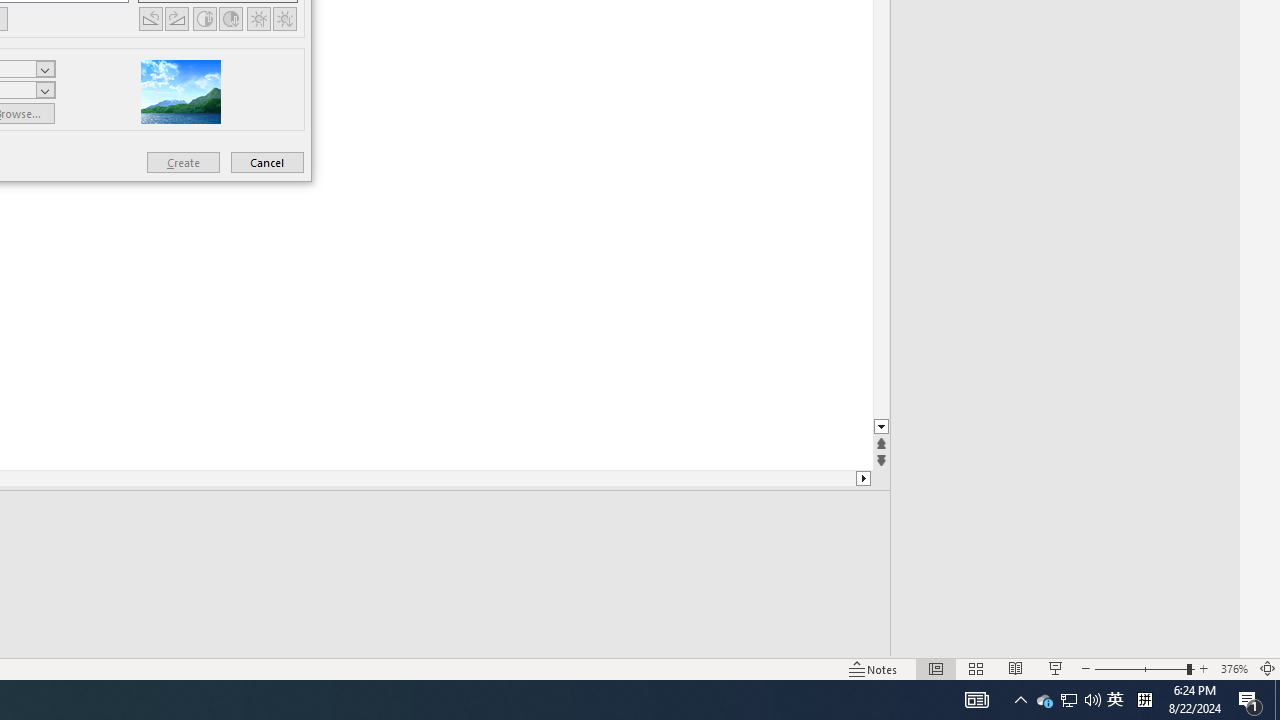  I want to click on 'More Brightness', so click(257, 18).